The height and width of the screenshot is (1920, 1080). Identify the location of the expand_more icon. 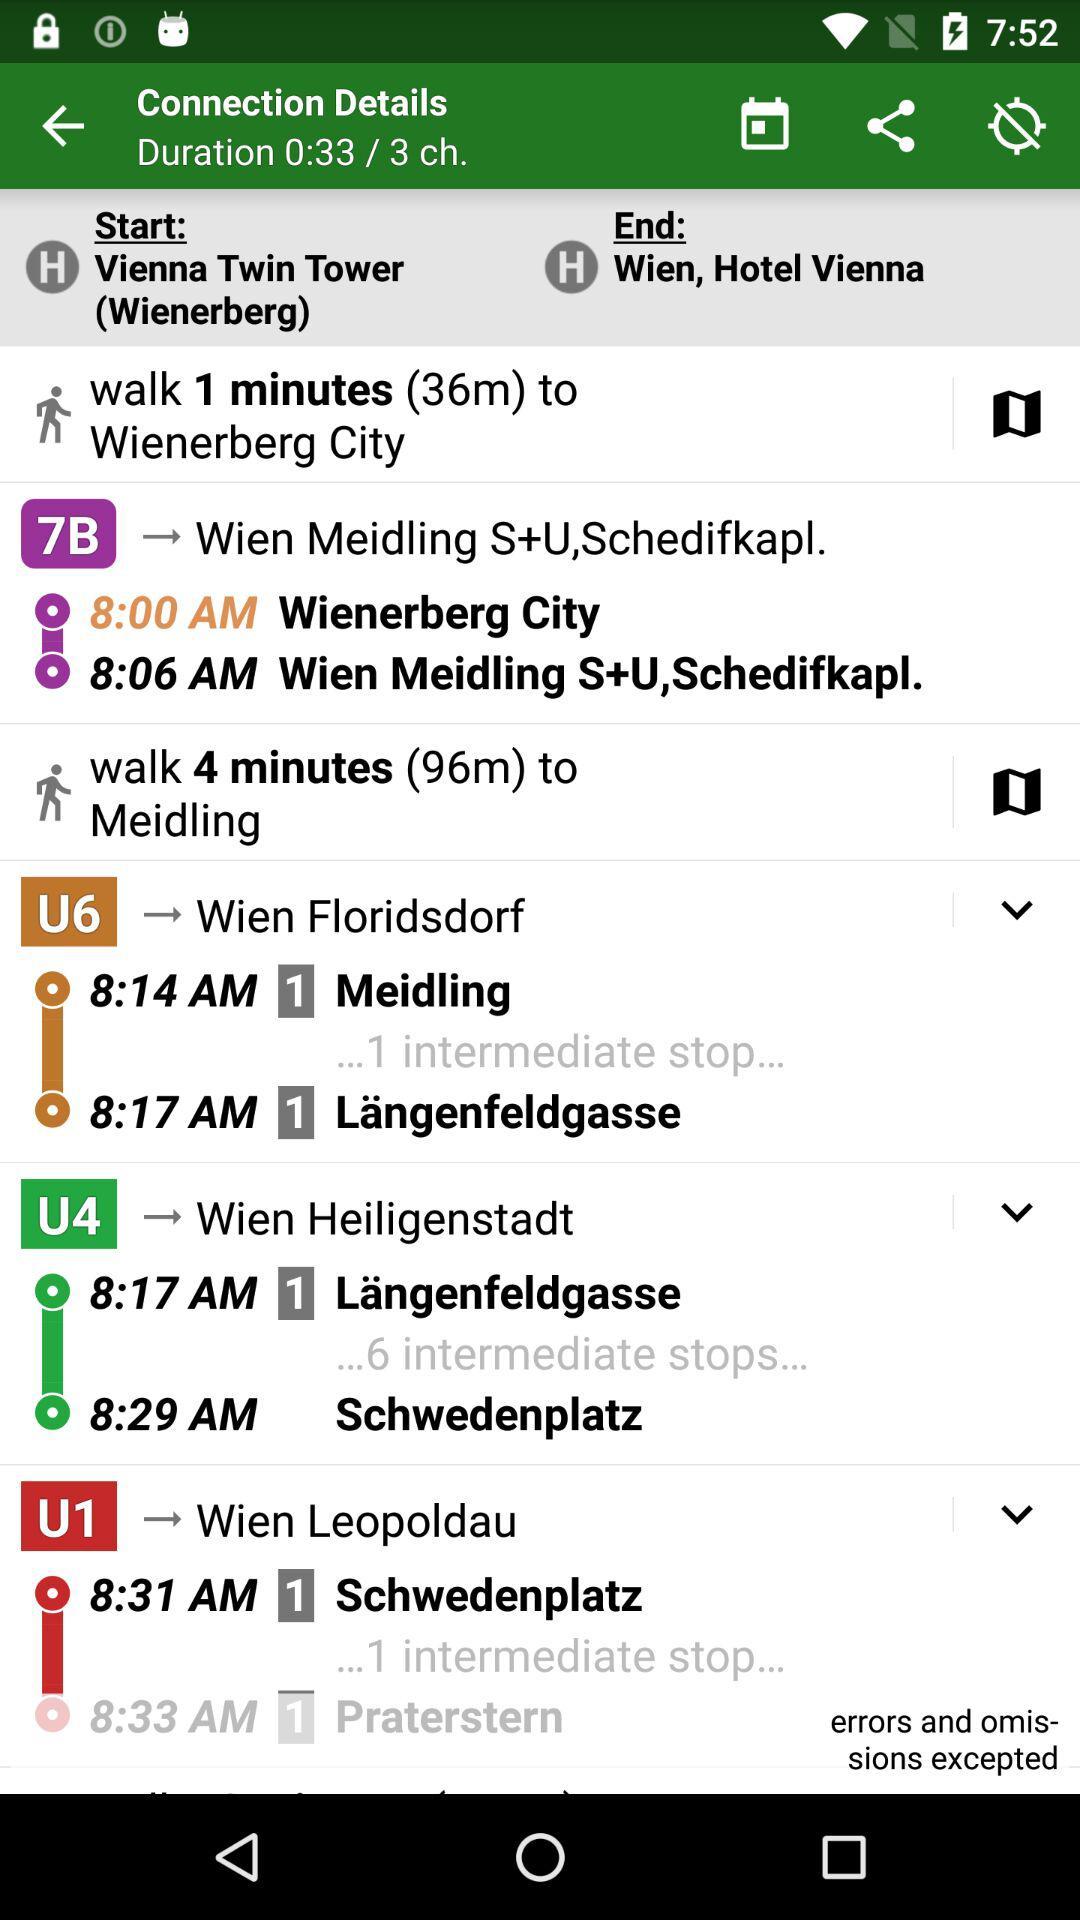
(1017, 1297).